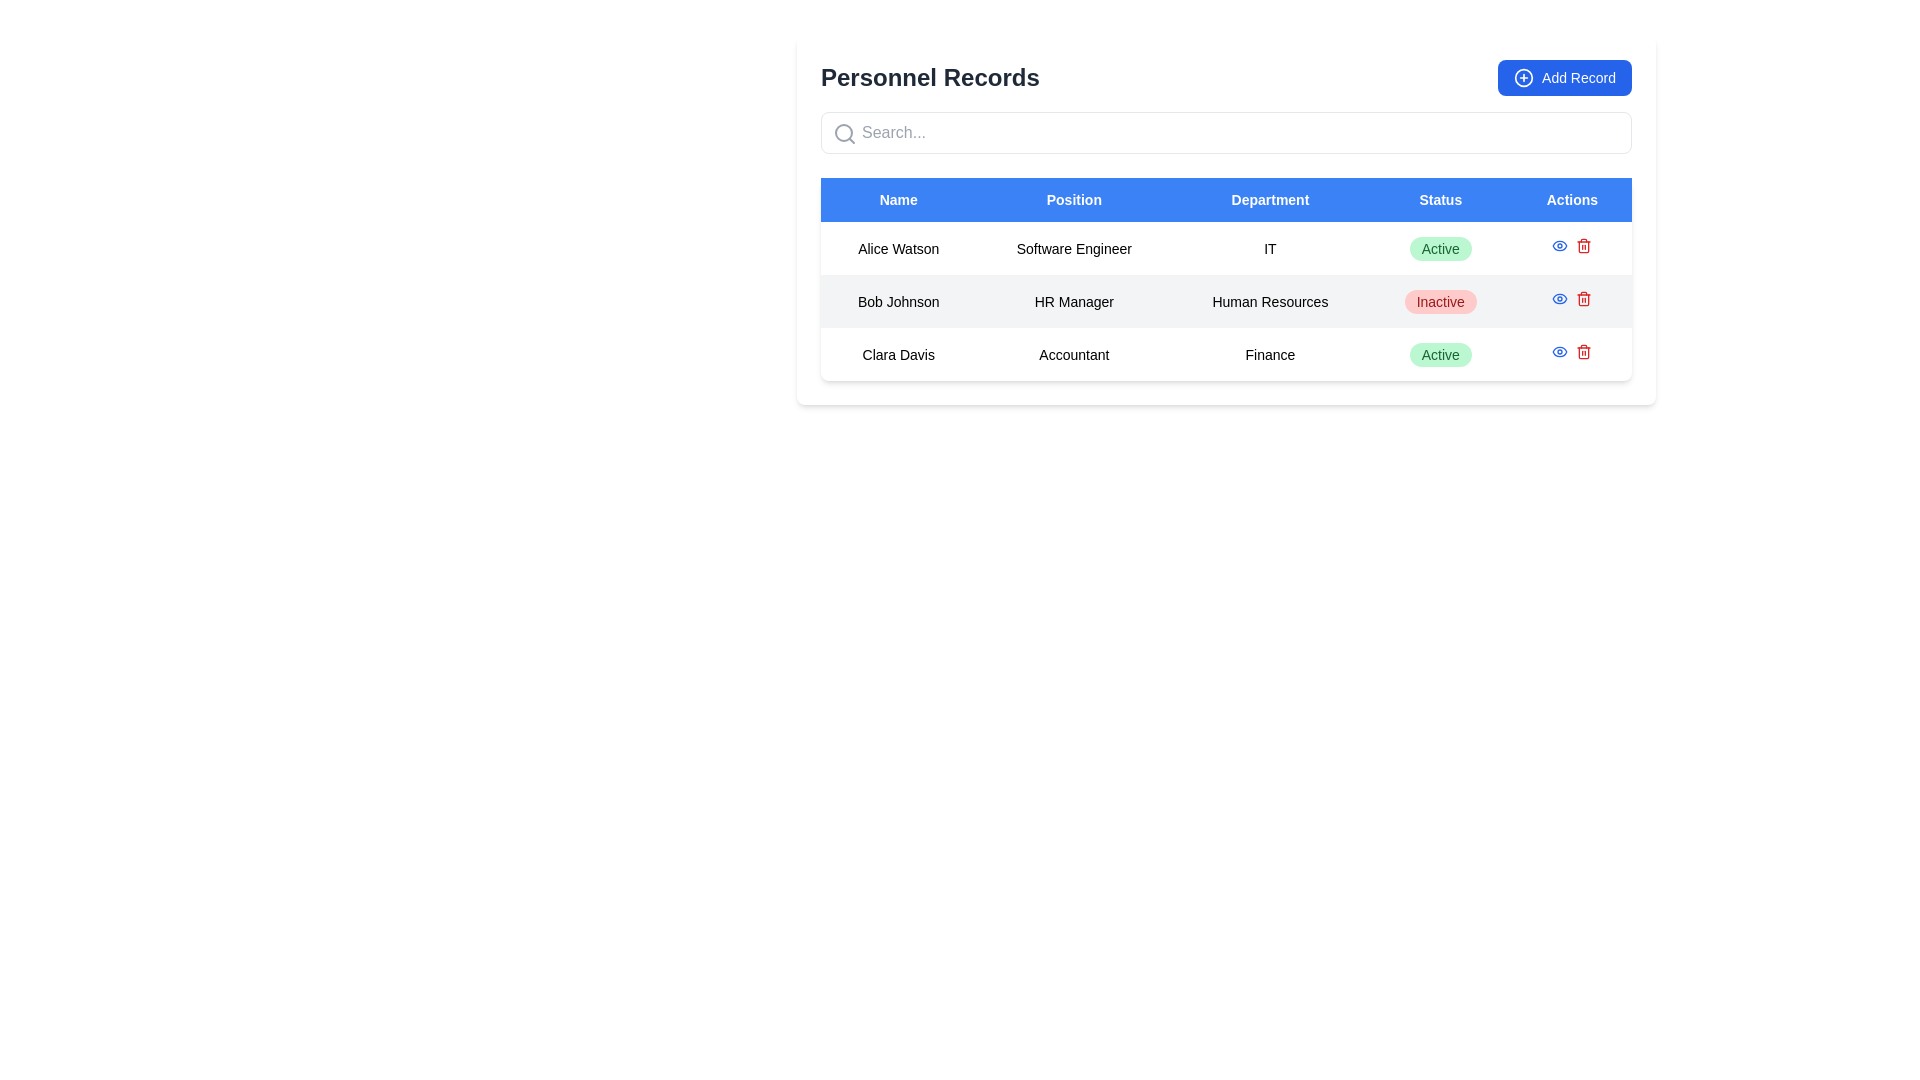 This screenshot has width=1920, height=1080. Describe the element at coordinates (897, 200) in the screenshot. I see `the 'Name' Table Header, which is the first column in the top header row of the table, styled with white font on a blue background` at that location.